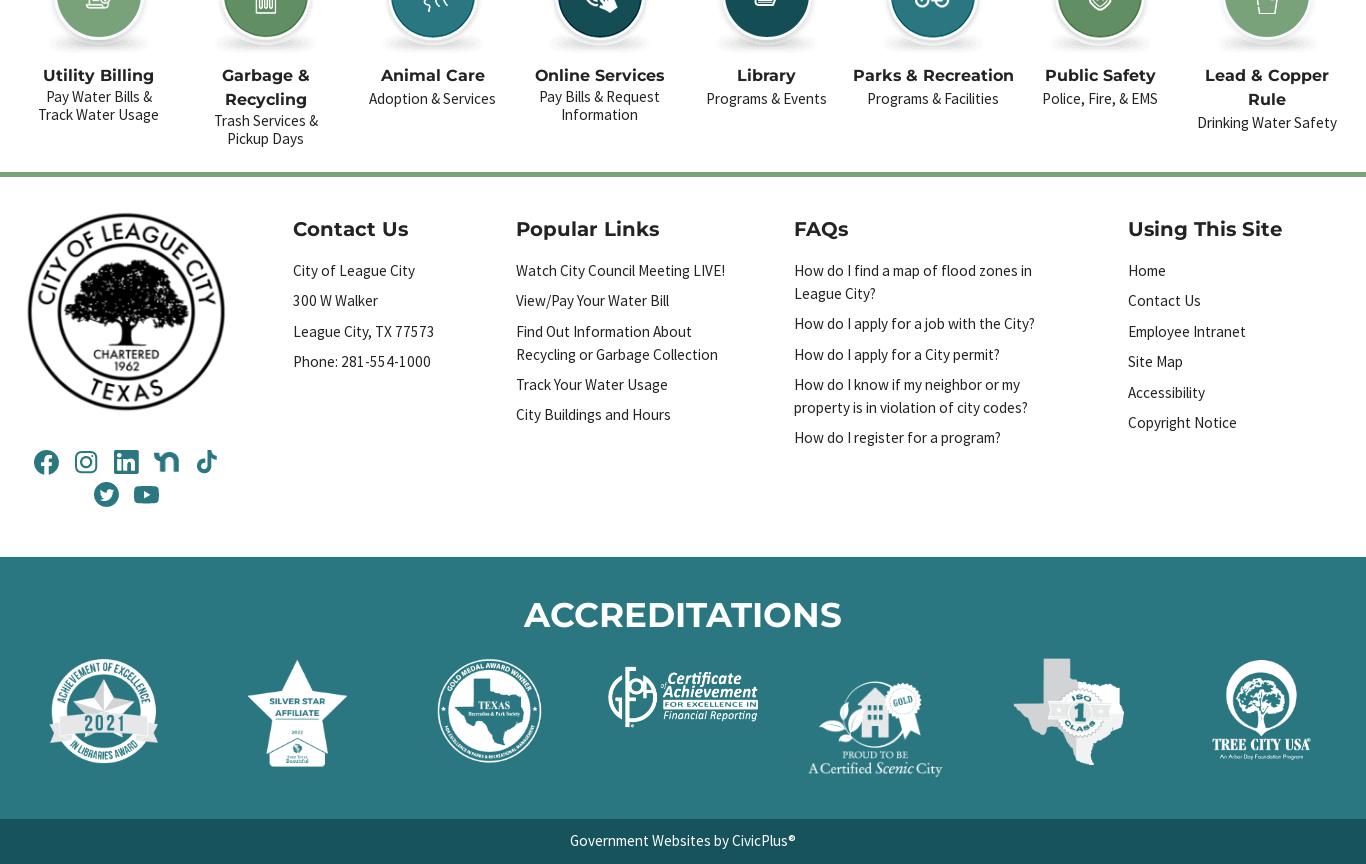 This screenshot has width=1366, height=864. I want to click on 'Phone:', so click(317, 360).